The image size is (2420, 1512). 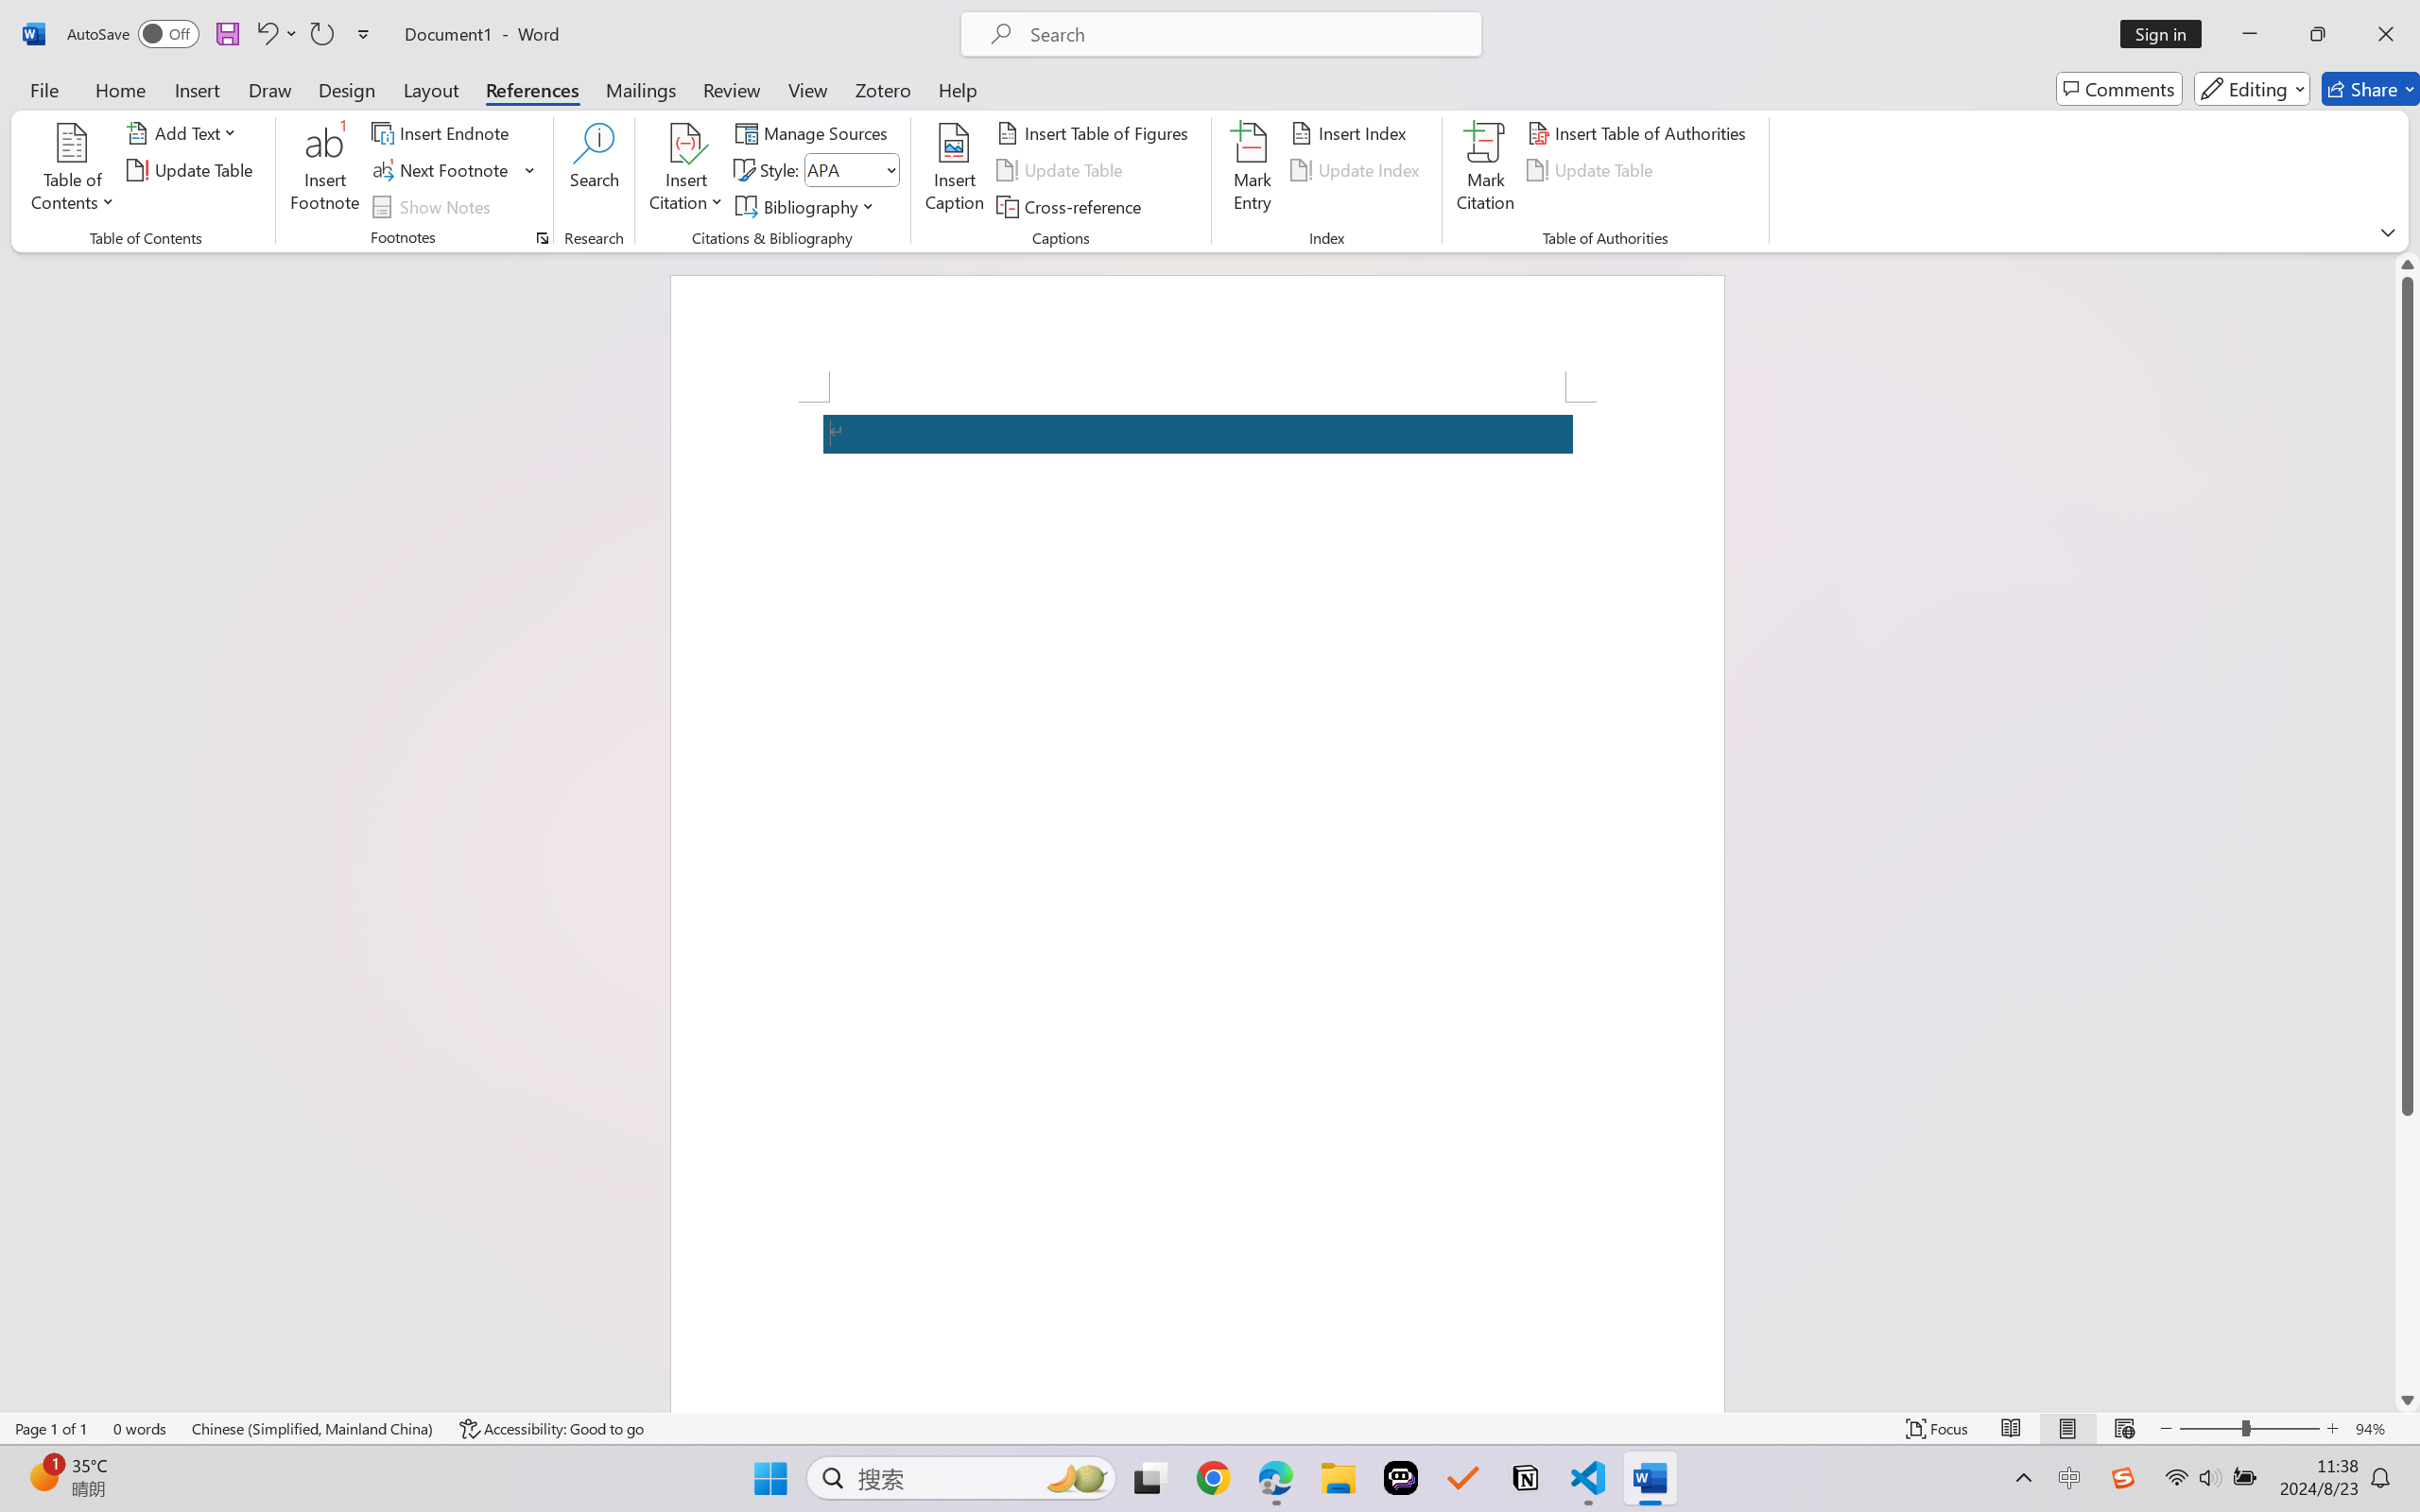 I want to click on 'Cross-reference...', so click(x=1072, y=207).